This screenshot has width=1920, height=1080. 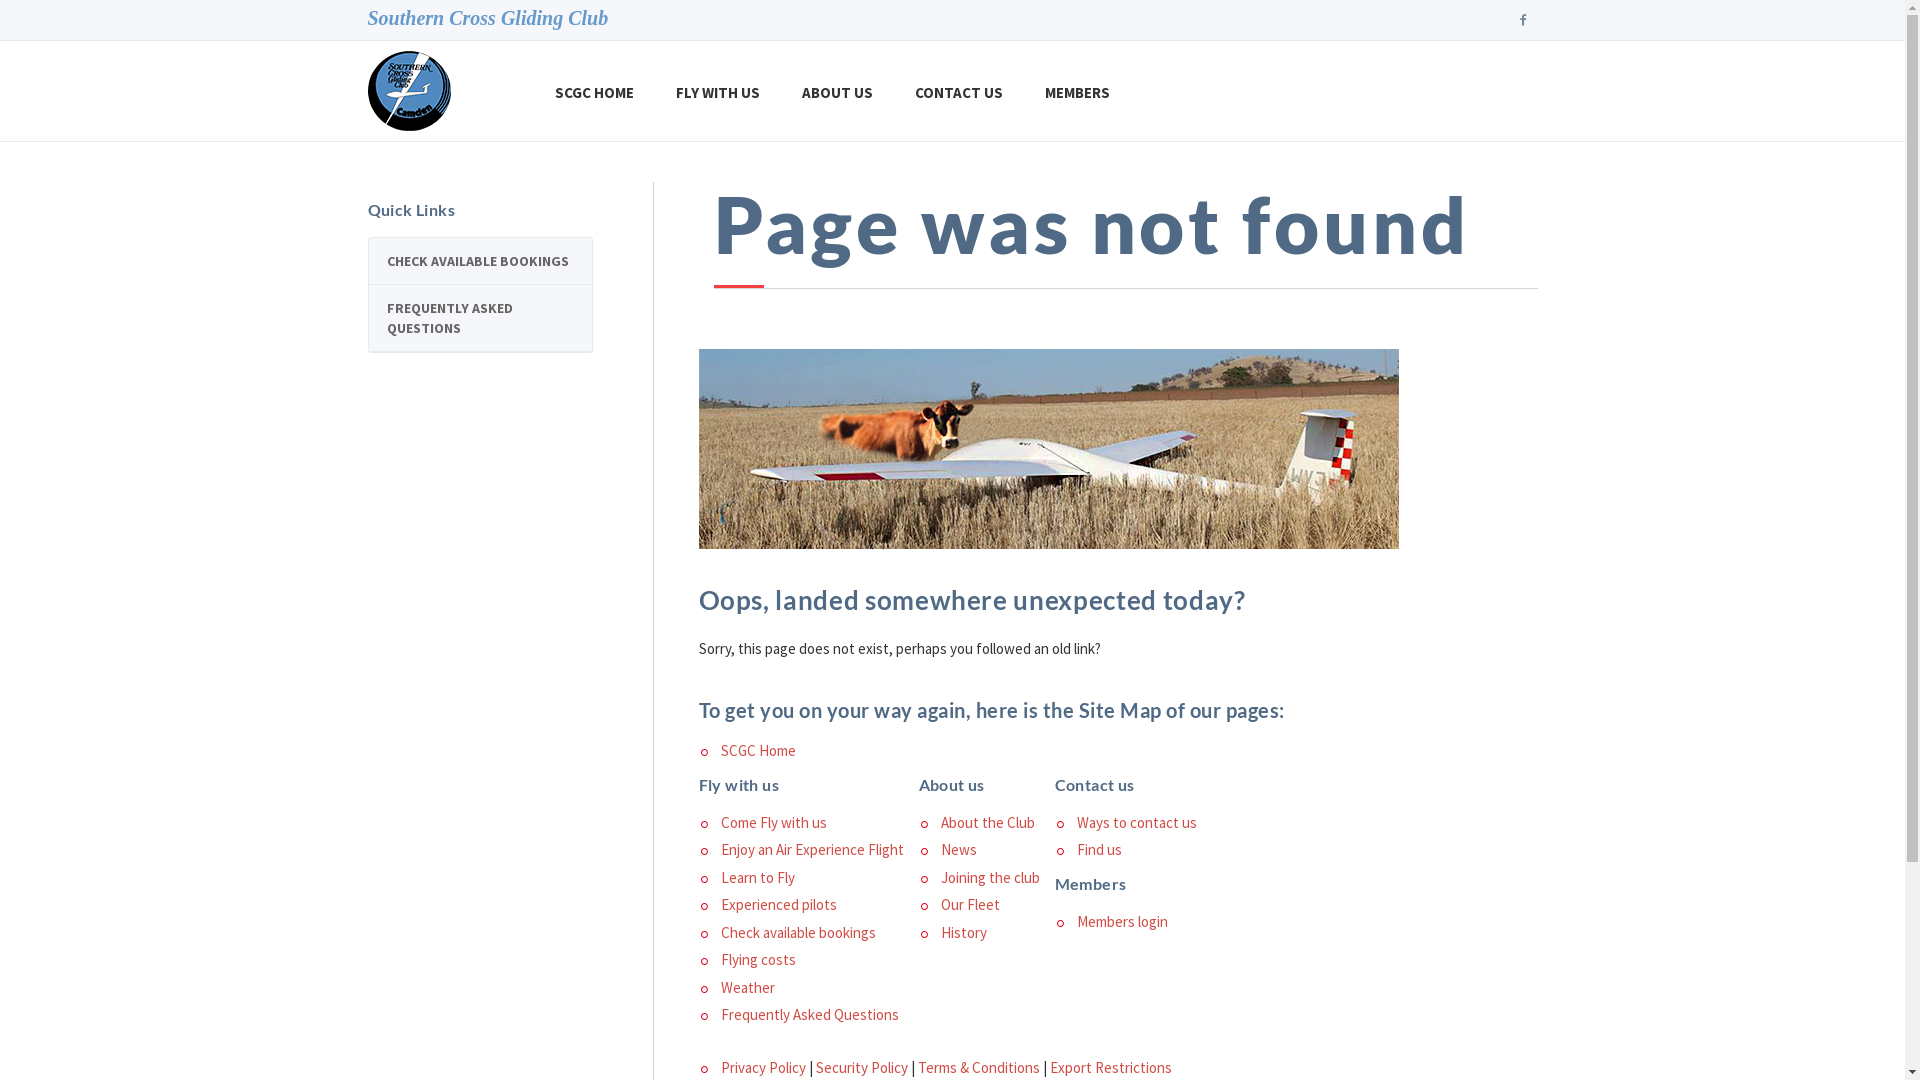 What do you see at coordinates (1097, 849) in the screenshot?
I see `'Find us'` at bounding box center [1097, 849].